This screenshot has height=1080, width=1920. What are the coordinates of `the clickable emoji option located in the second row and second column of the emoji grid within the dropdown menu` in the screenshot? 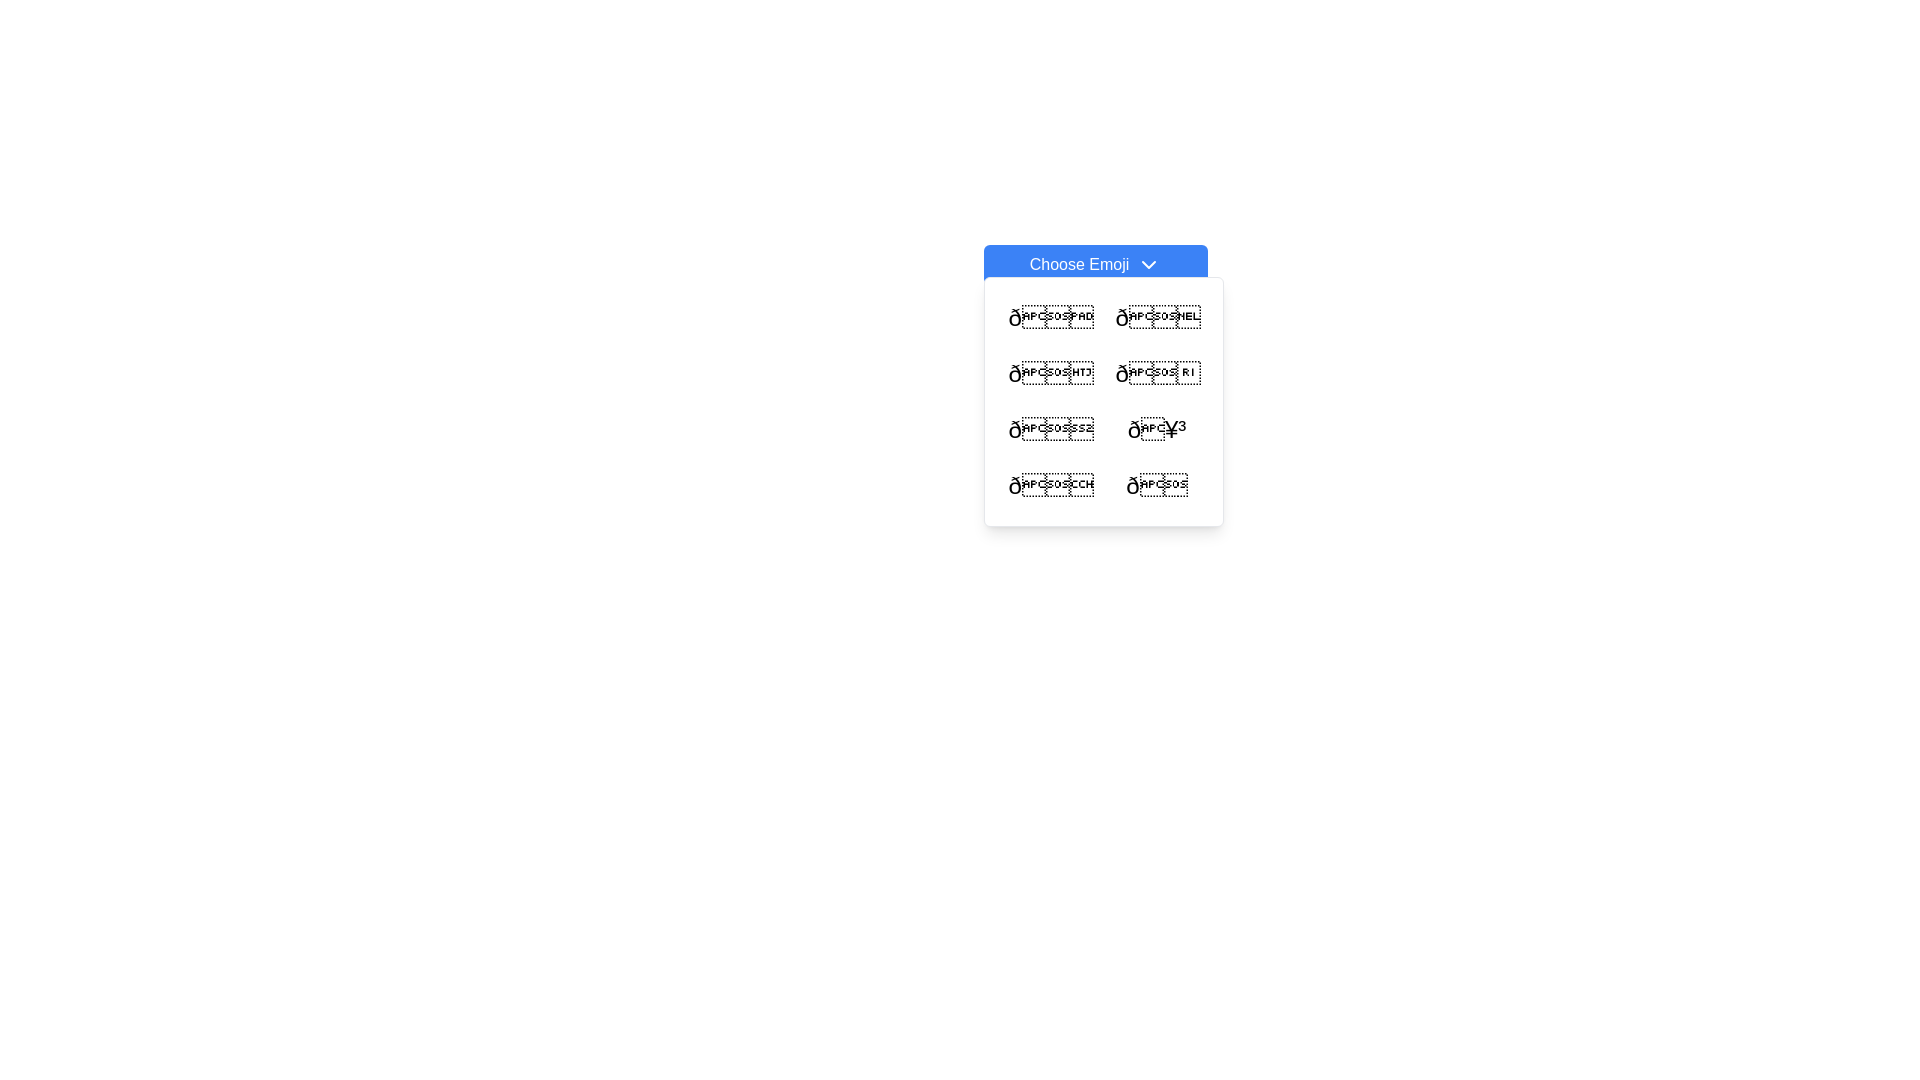 It's located at (1156, 428).